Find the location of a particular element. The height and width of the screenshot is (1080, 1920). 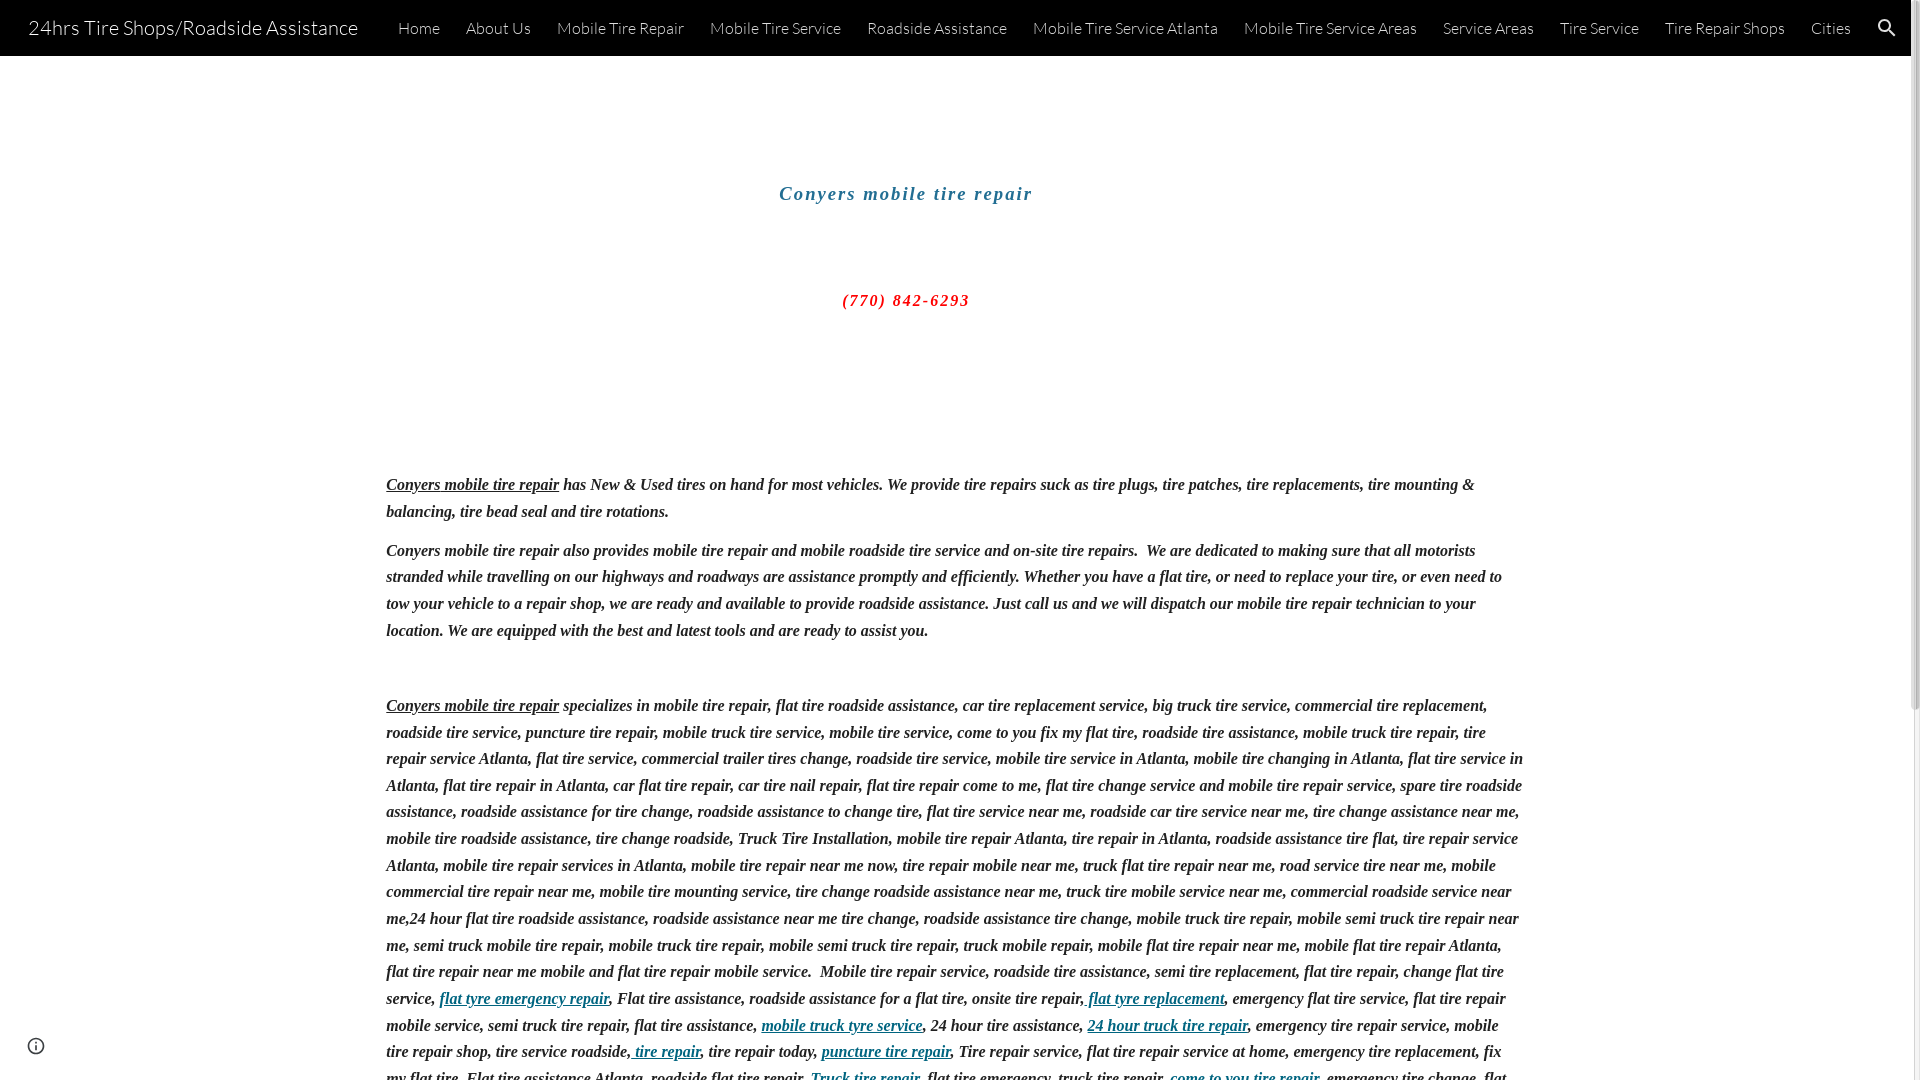

'Mobile Tire Service Atlanta' is located at coordinates (1125, 27).